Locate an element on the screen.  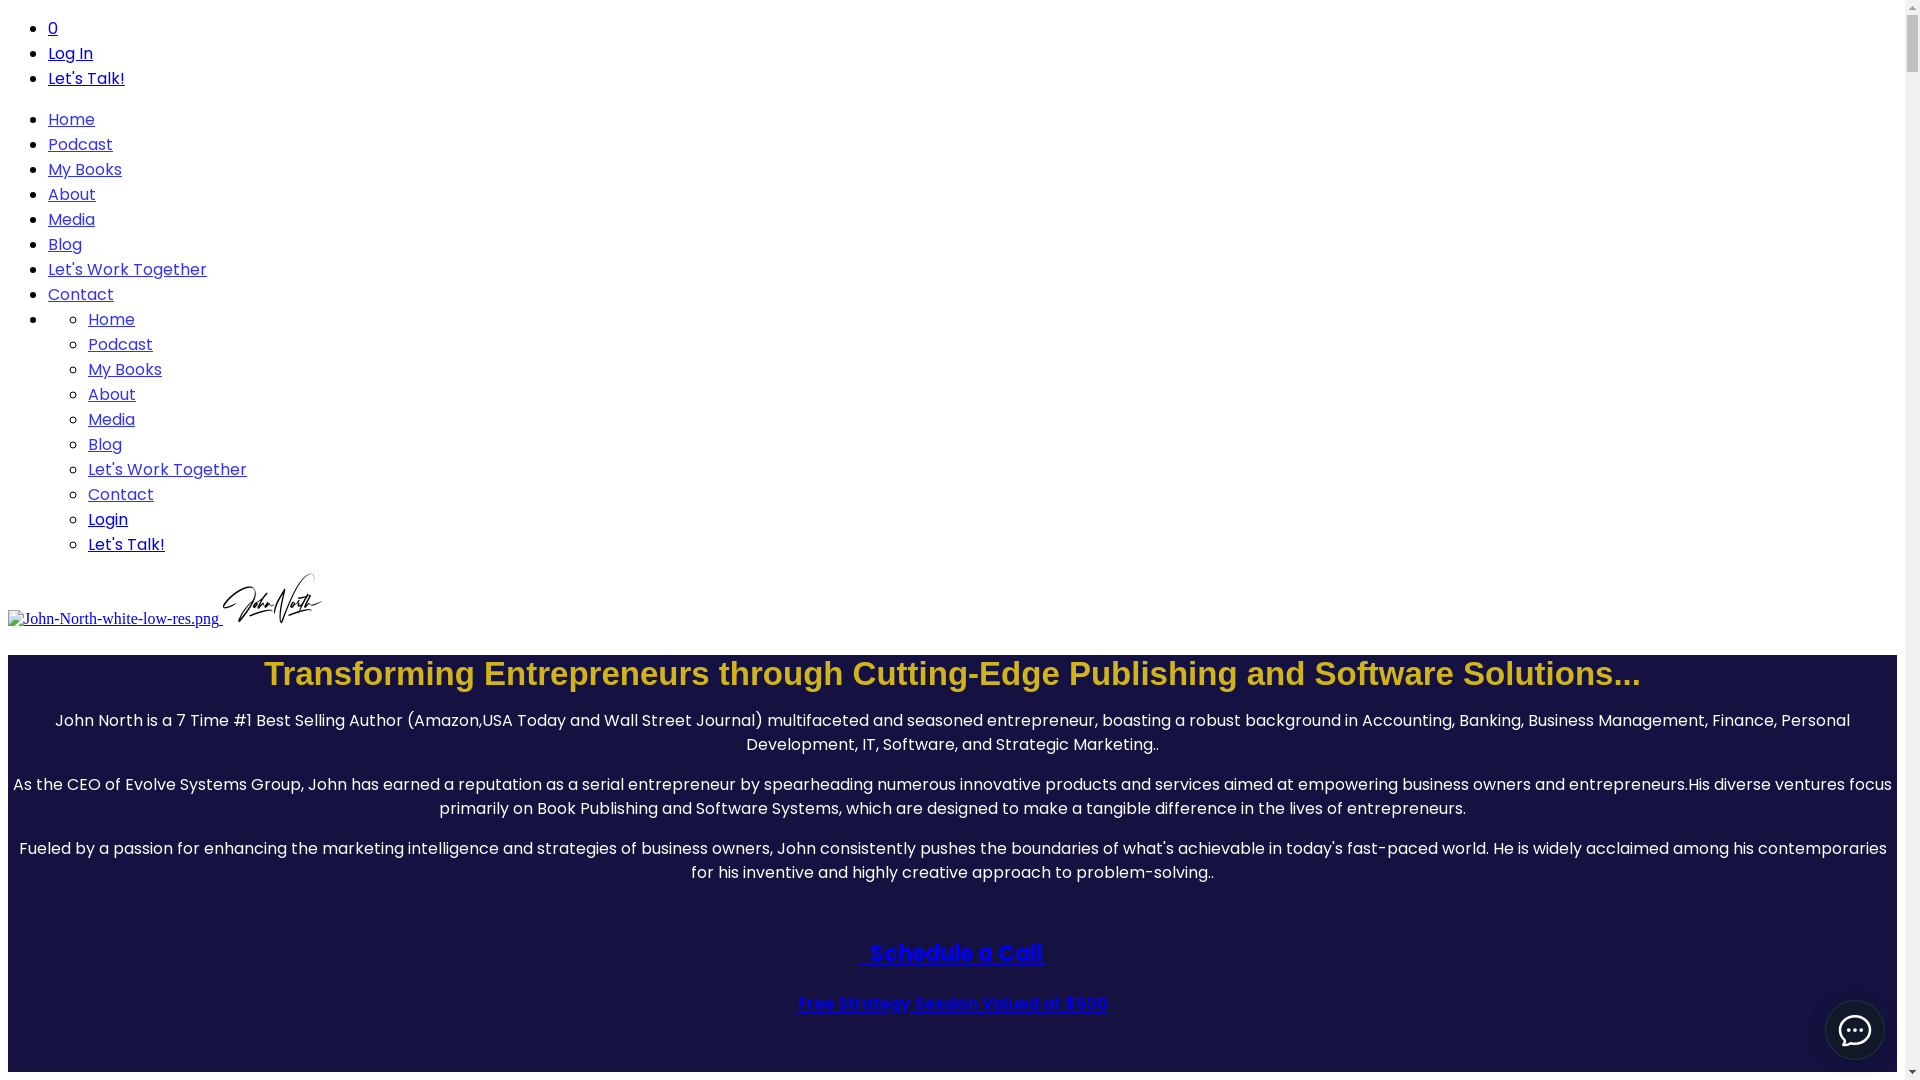
'  Schedule a Call is located at coordinates (952, 972).